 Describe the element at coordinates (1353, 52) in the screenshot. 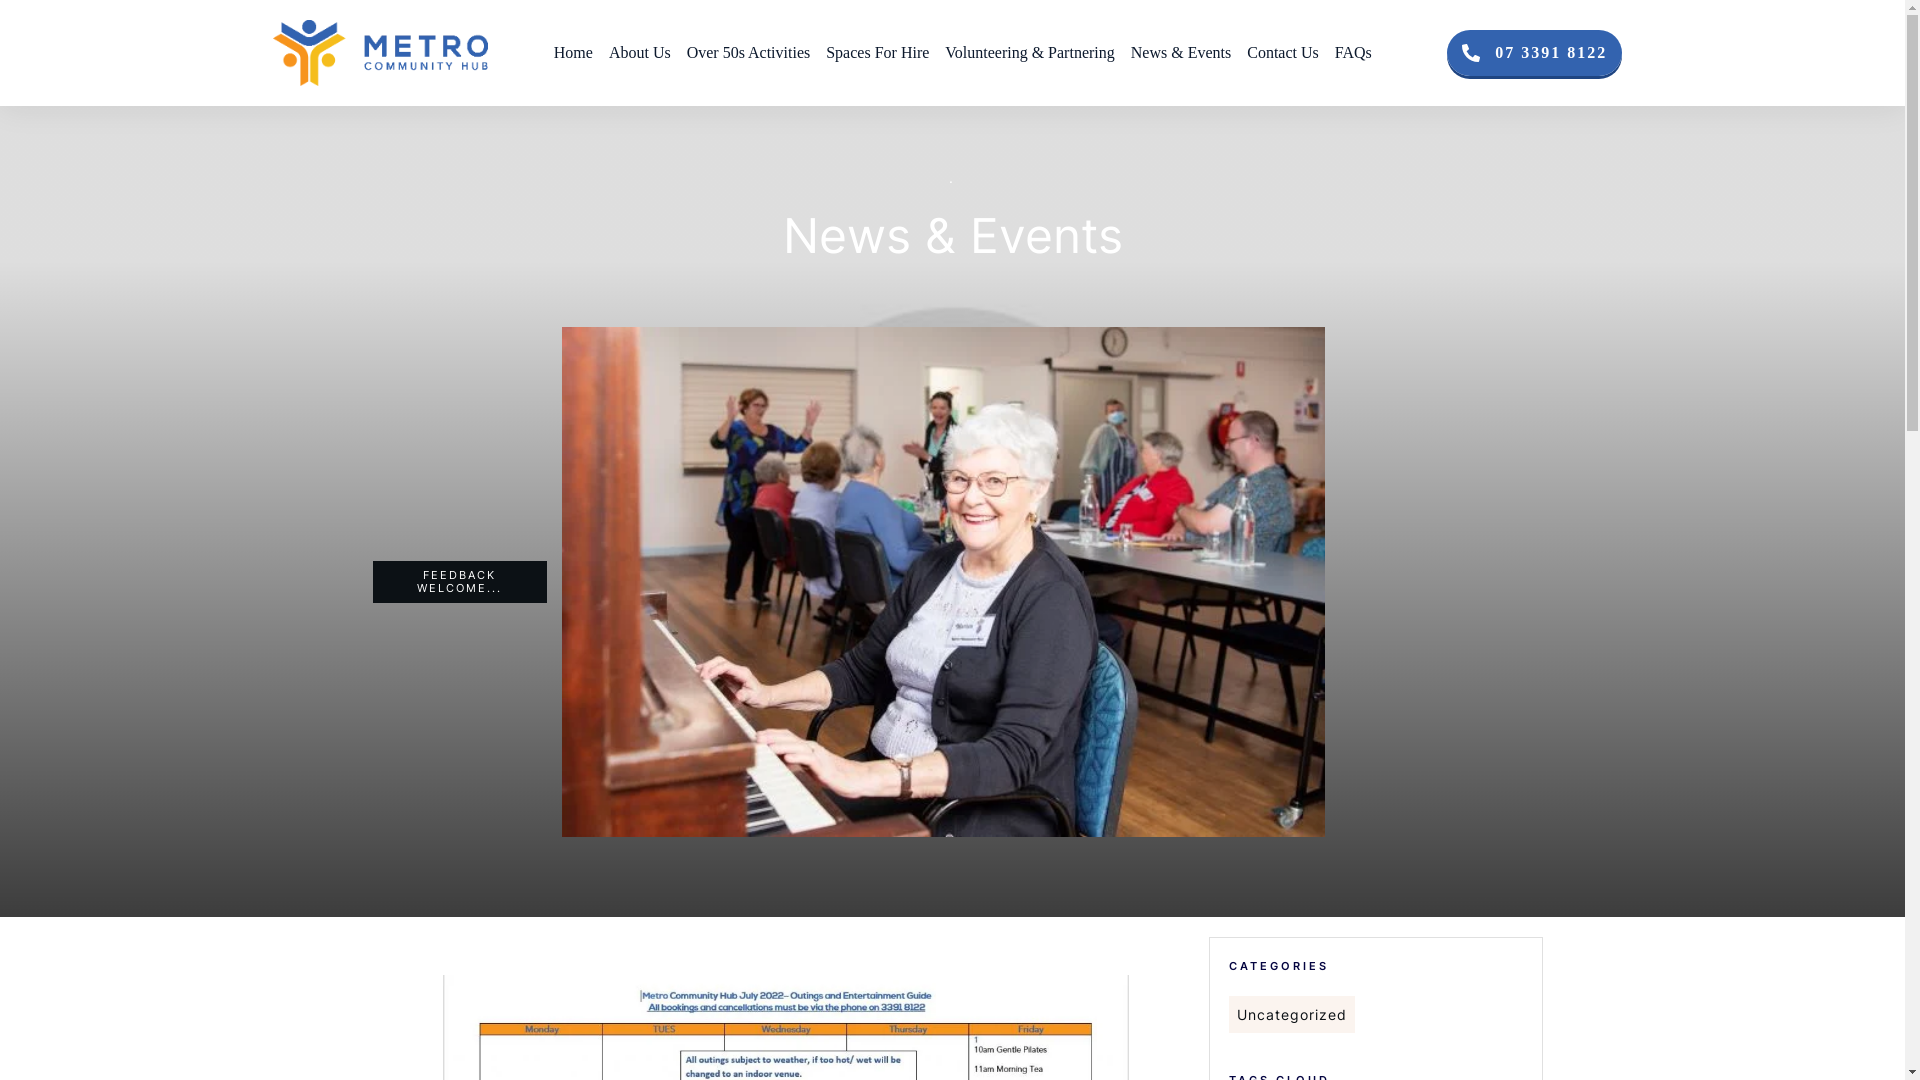

I see `'FAQs'` at that location.